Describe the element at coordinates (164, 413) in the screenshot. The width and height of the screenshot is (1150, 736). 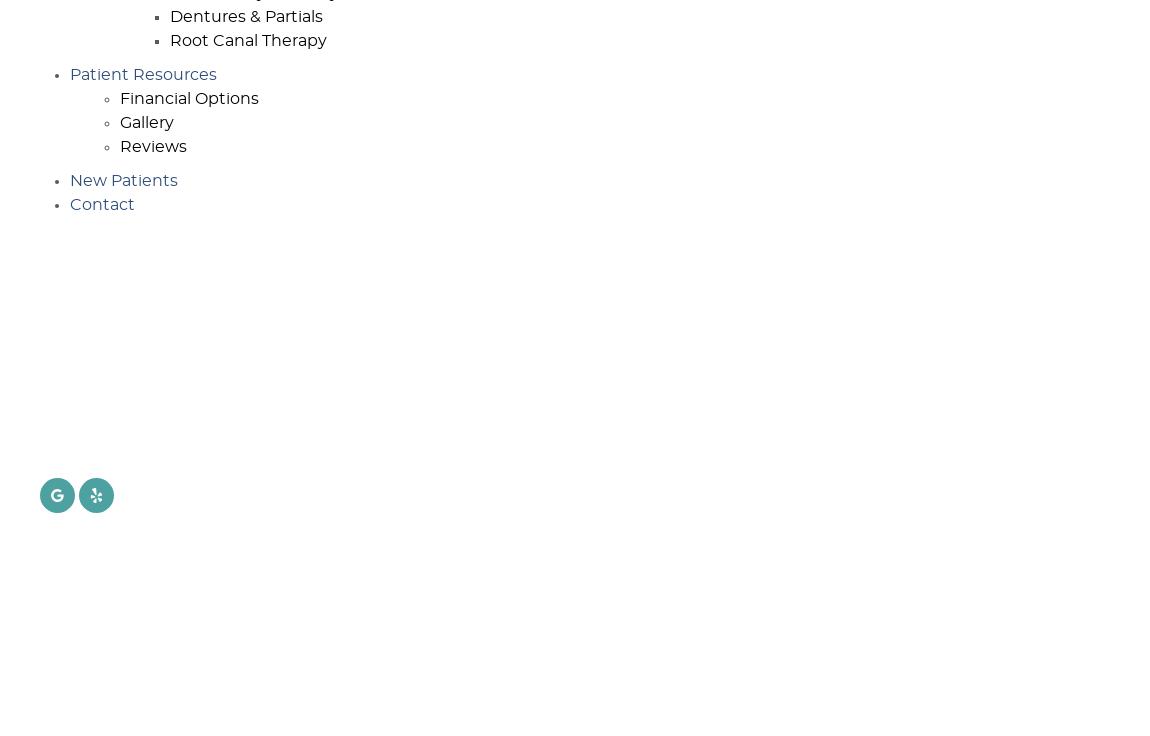
I see `'301 Huntington Dr., Ste. 204'` at that location.